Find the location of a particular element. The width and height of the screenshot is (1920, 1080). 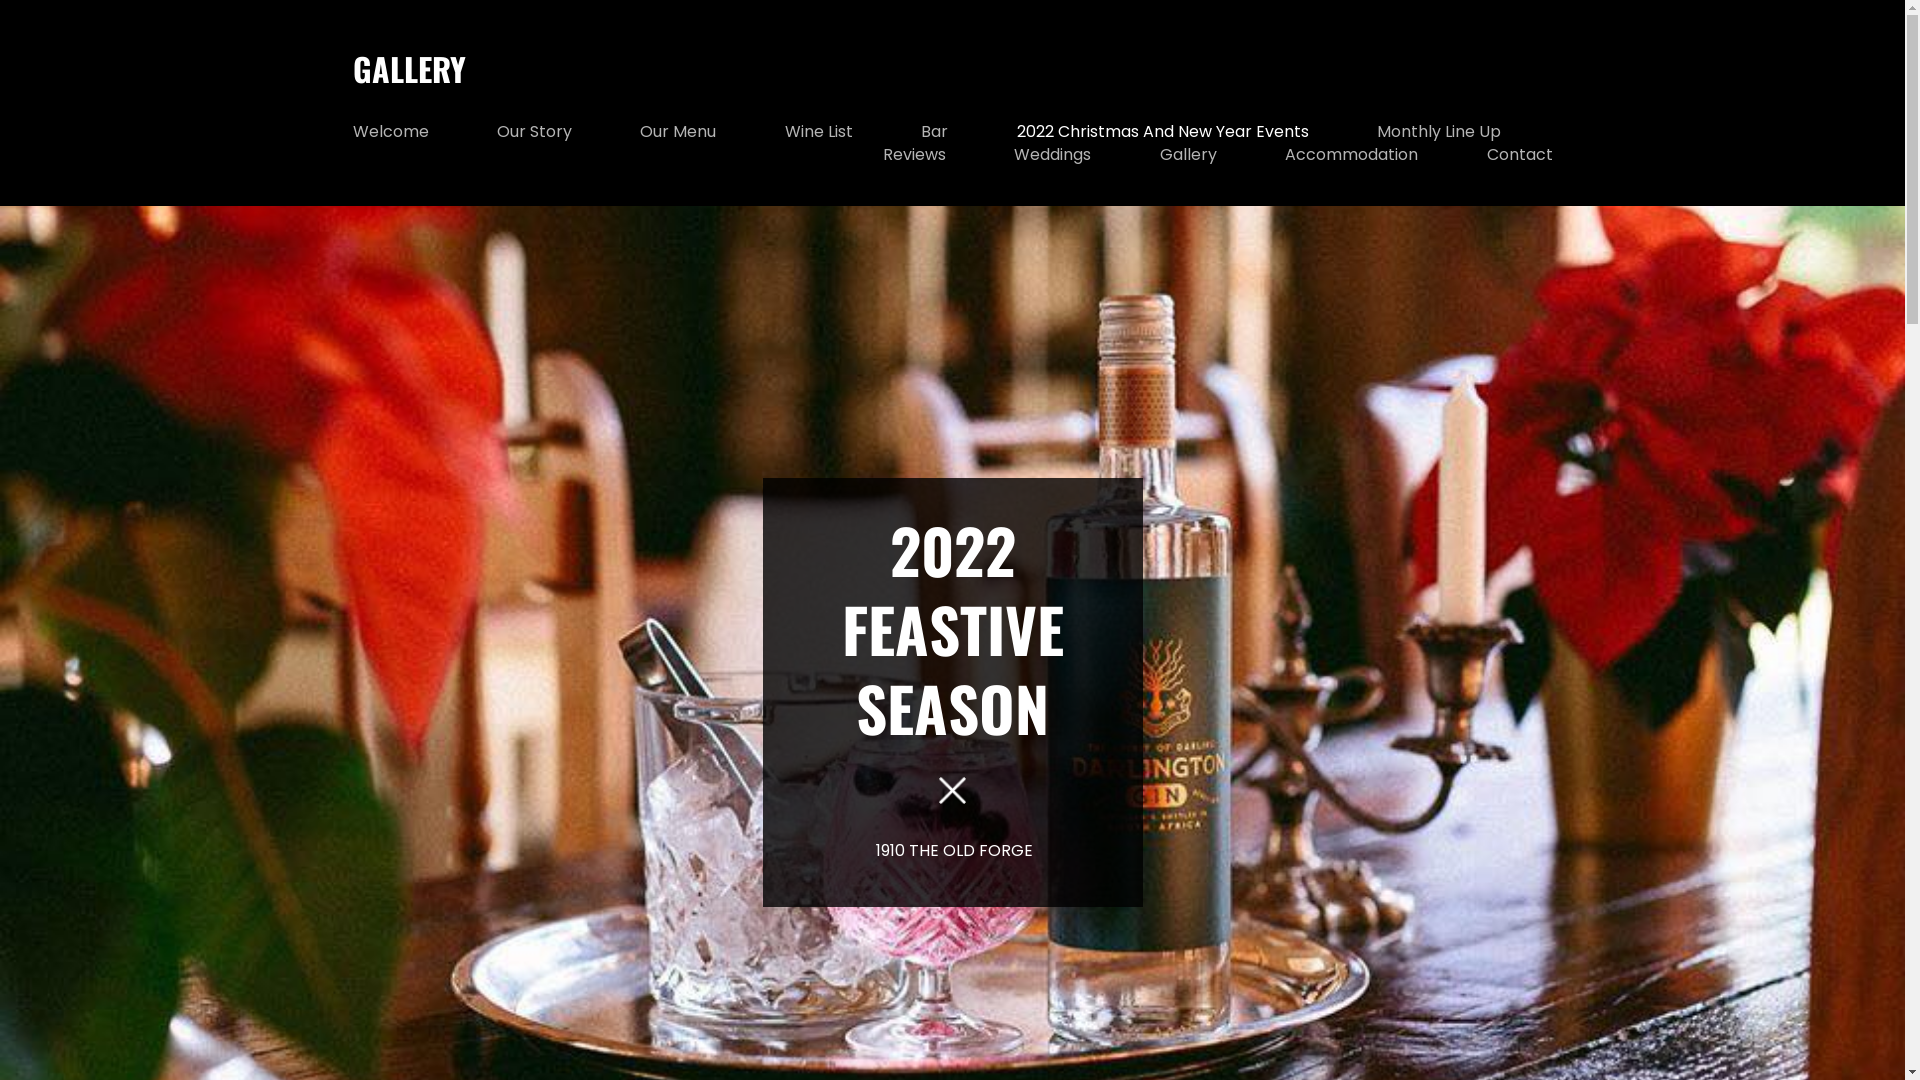

'GALLERY' is located at coordinates (351, 67).